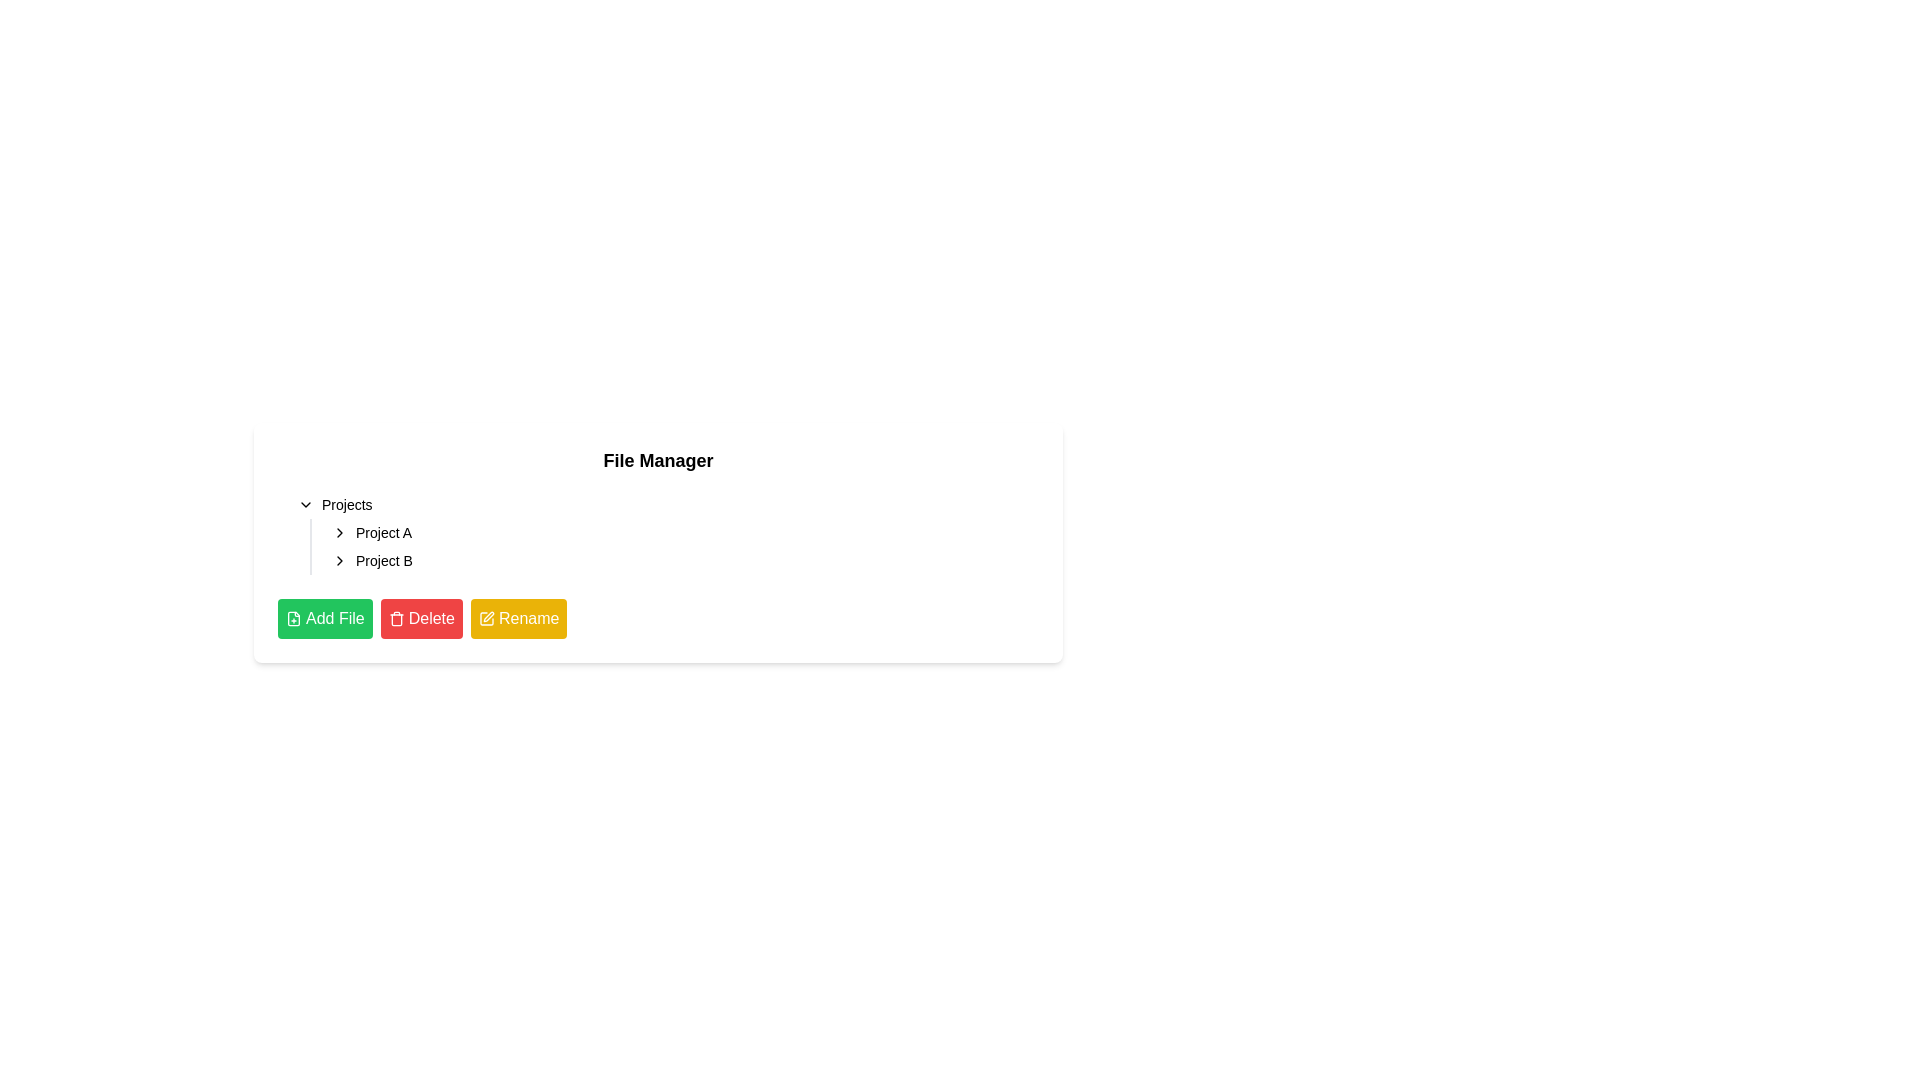 This screenshot has width=1920, height=1080. What do you see at coordinates (384, 531) in the screenshot?
I see `the text label representing a project item in the file manager interface, located in the second column under the 'Projects' label, aligned with the arrow icon and 'Project B'` at bounding box center [384, 531].